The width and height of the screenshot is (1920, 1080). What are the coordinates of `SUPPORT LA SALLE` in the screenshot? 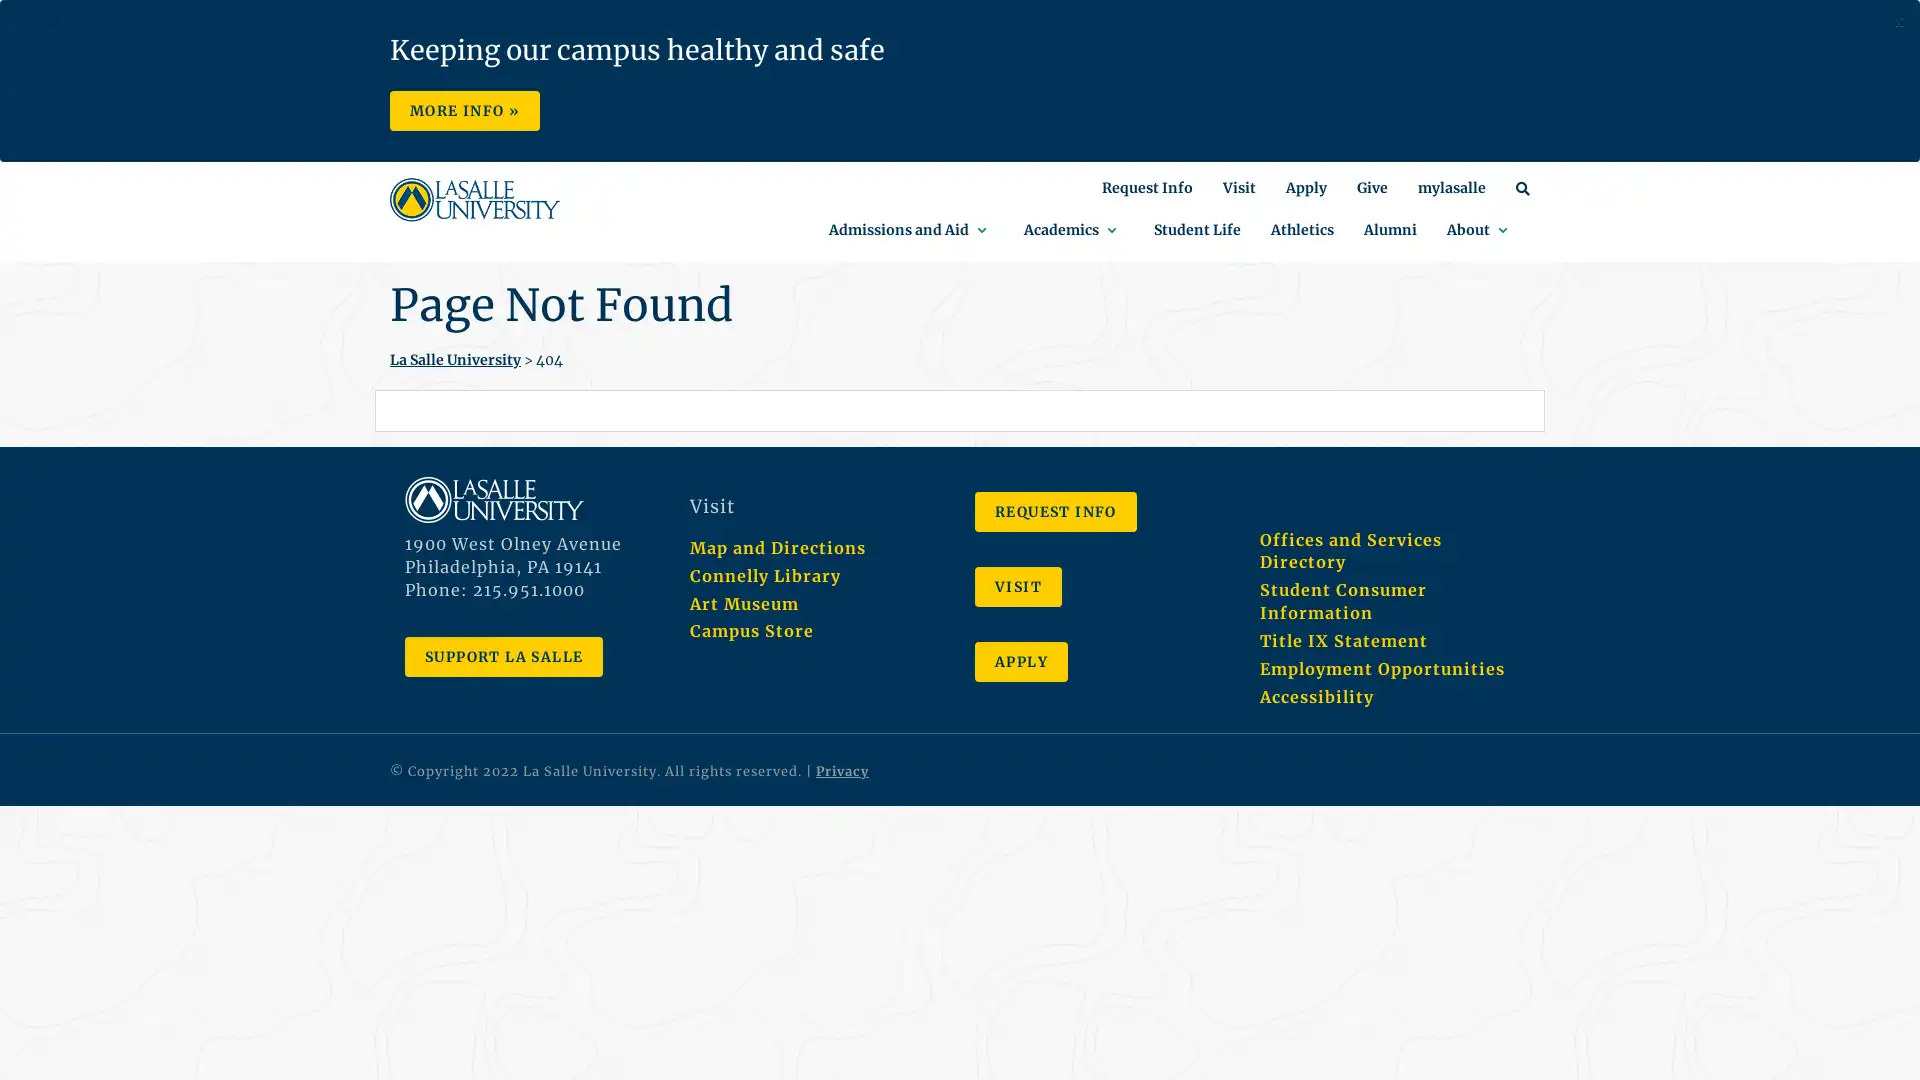 It's located at (504, 655).